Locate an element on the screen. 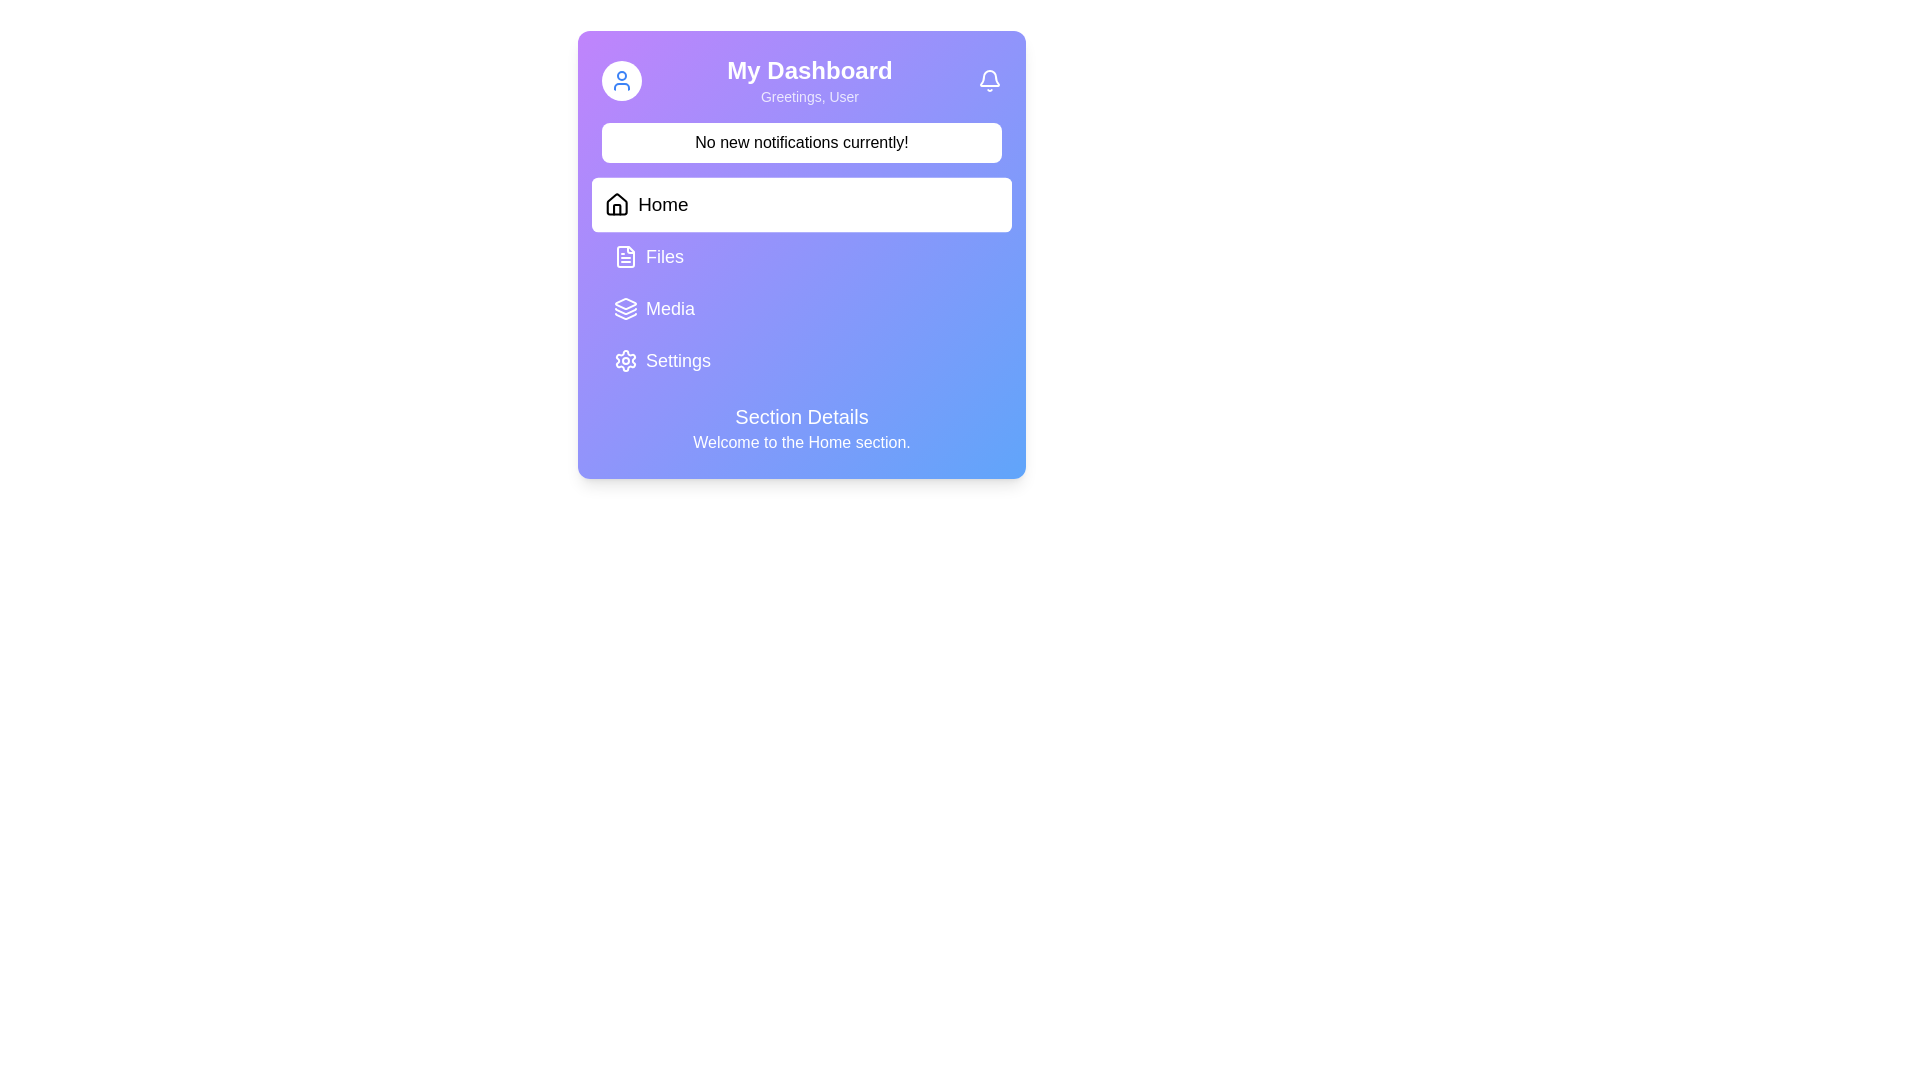  the intricate gear-shaped icon styled in light purple, located at the top-right corner of the interface adjacent to the 'My Dashboard' label is located at coordinates (624, 361).